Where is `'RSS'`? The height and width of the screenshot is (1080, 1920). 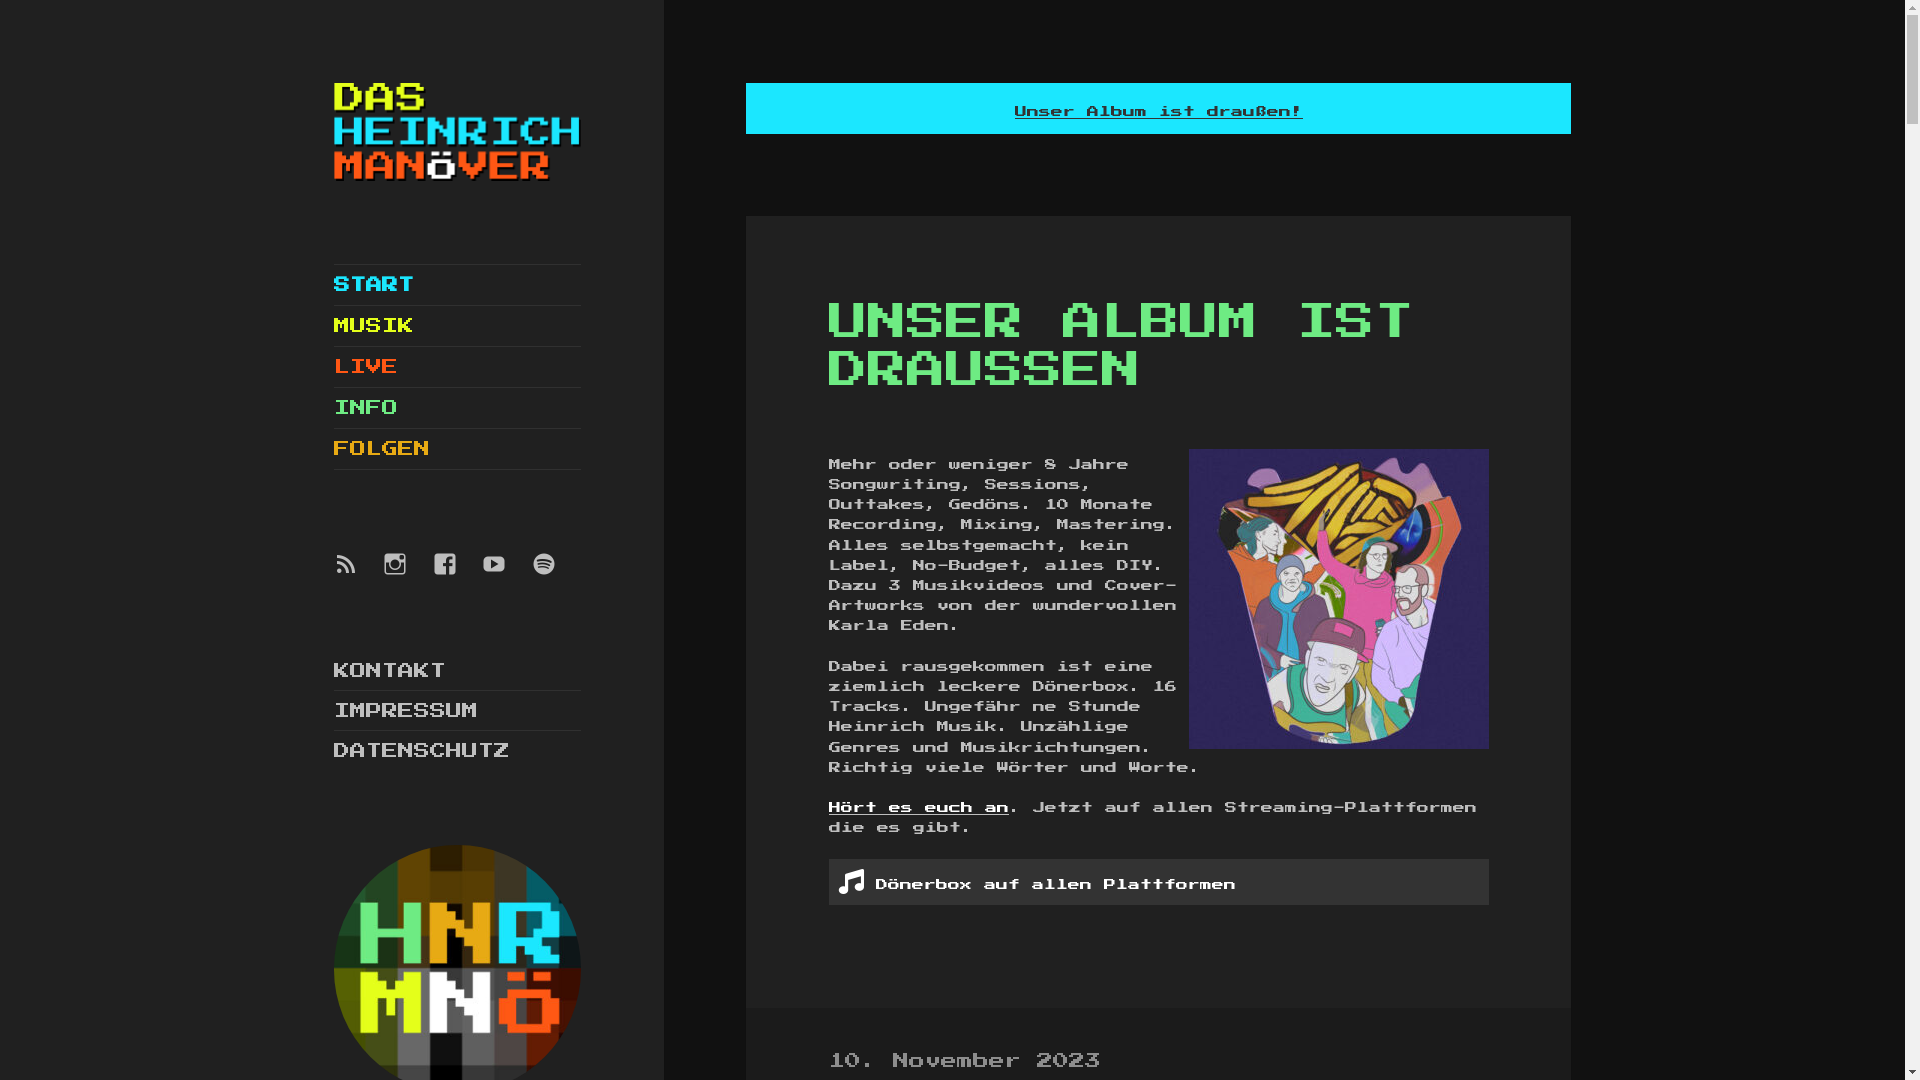
'RSS' is located at coordinates (358, 575).